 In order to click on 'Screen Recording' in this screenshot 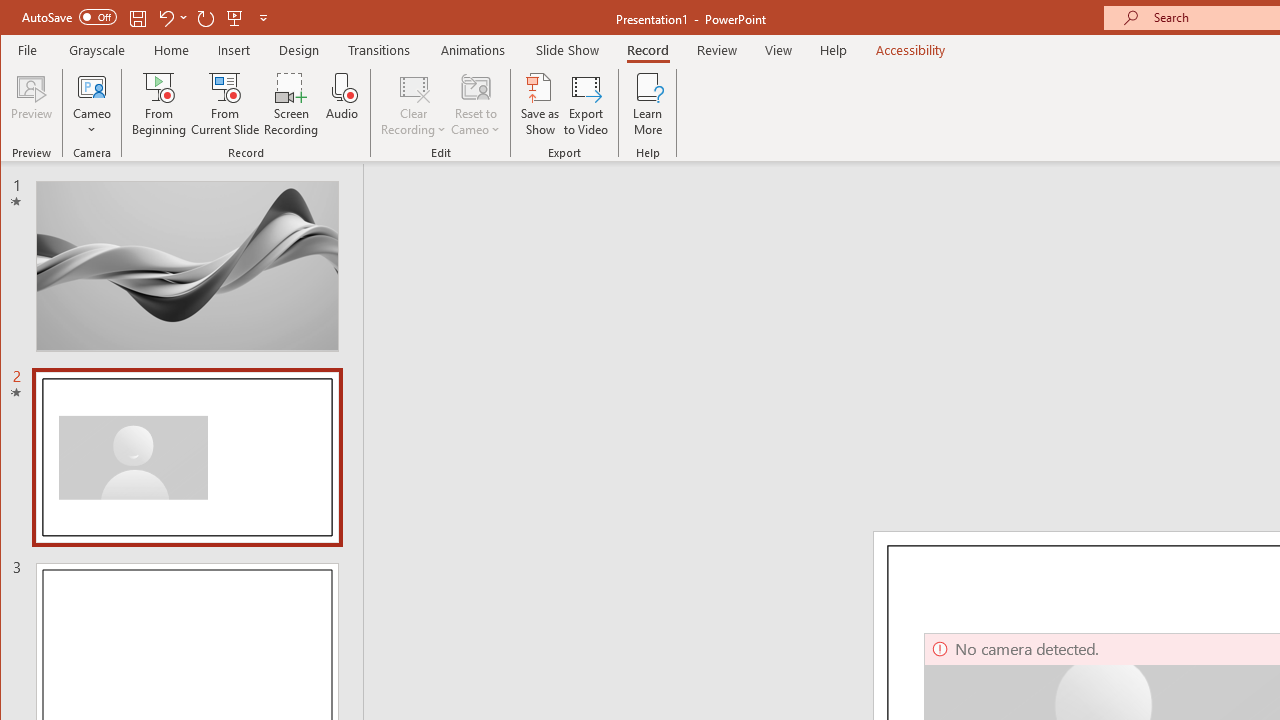, I will do `click(290, 104)`.